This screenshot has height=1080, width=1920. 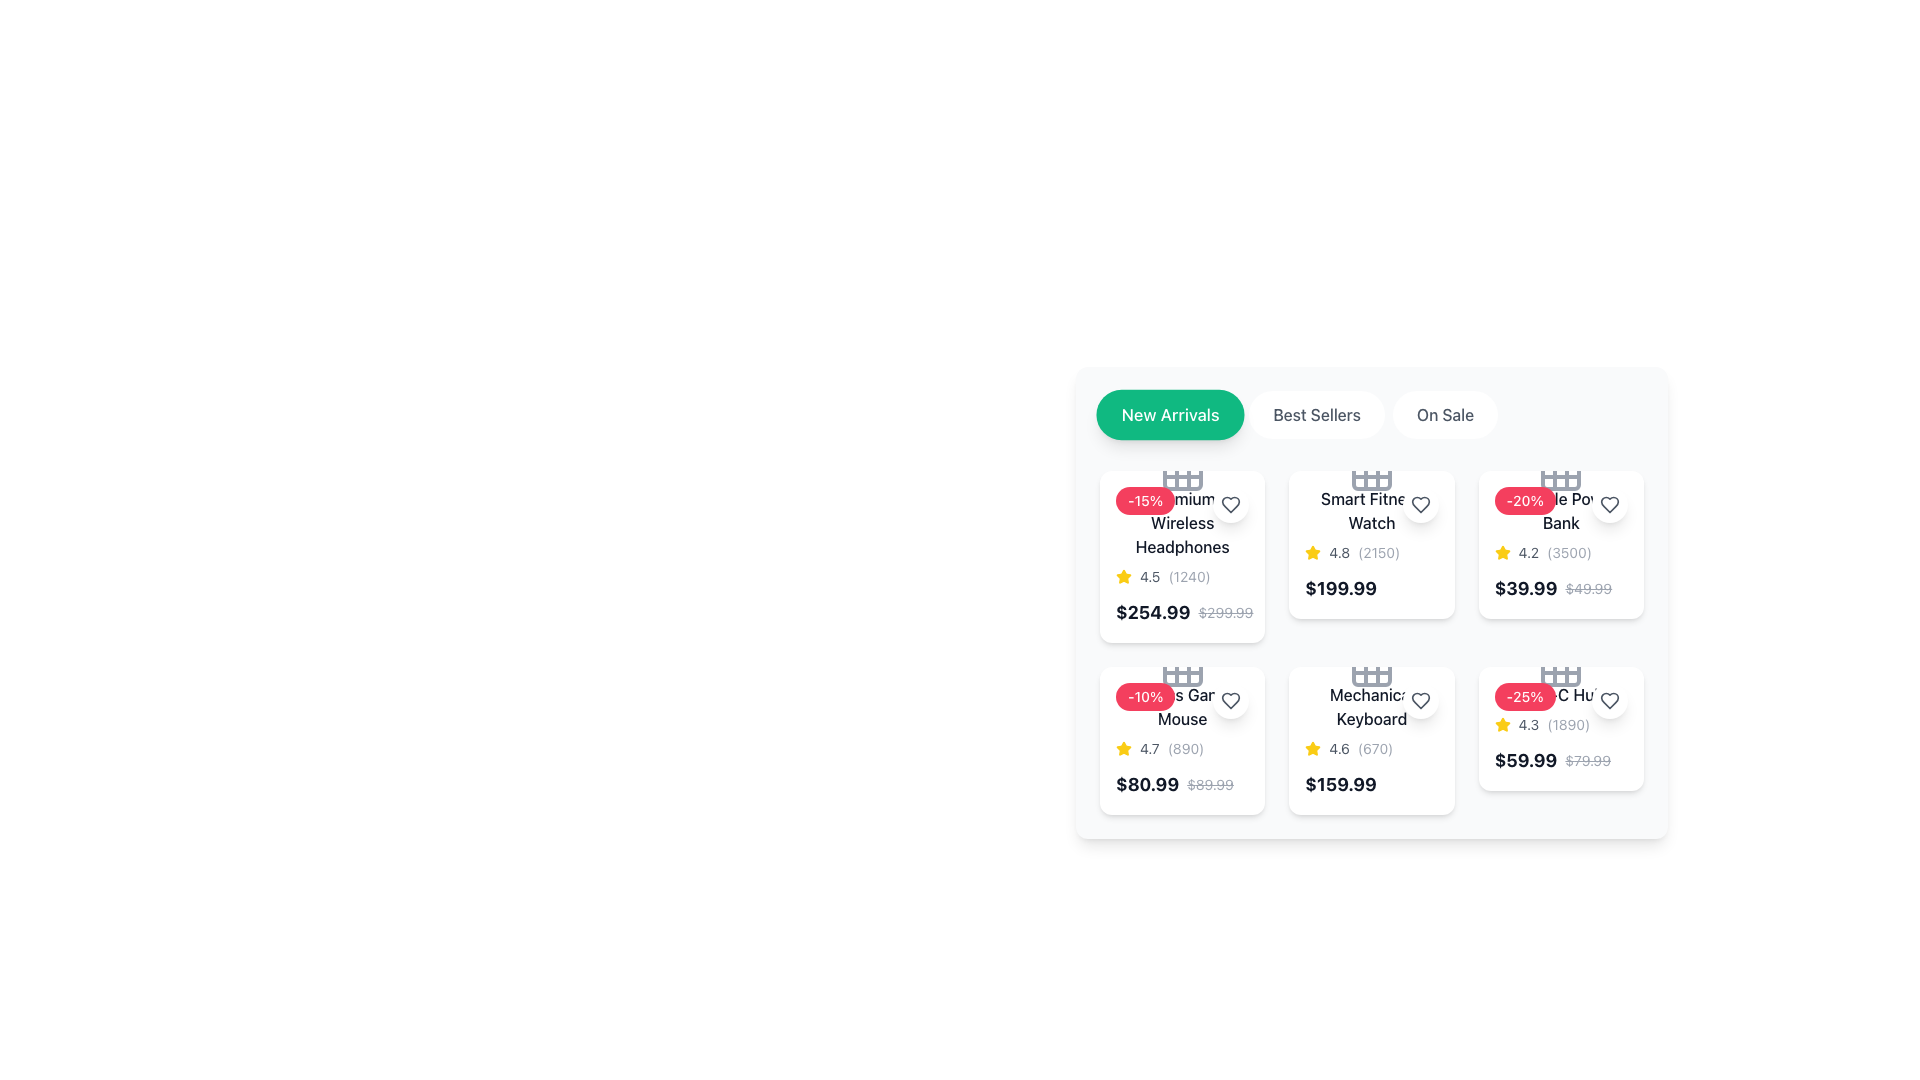 What do you see at coordinates (1371, 784) in the screenshot?
I see `prominent price text '$159.99' displayed in bold within the price section of the 'Mechanical Keyboard' card located in the bottom row, middle column of the grid layout` at bounding box center [1371, 784].